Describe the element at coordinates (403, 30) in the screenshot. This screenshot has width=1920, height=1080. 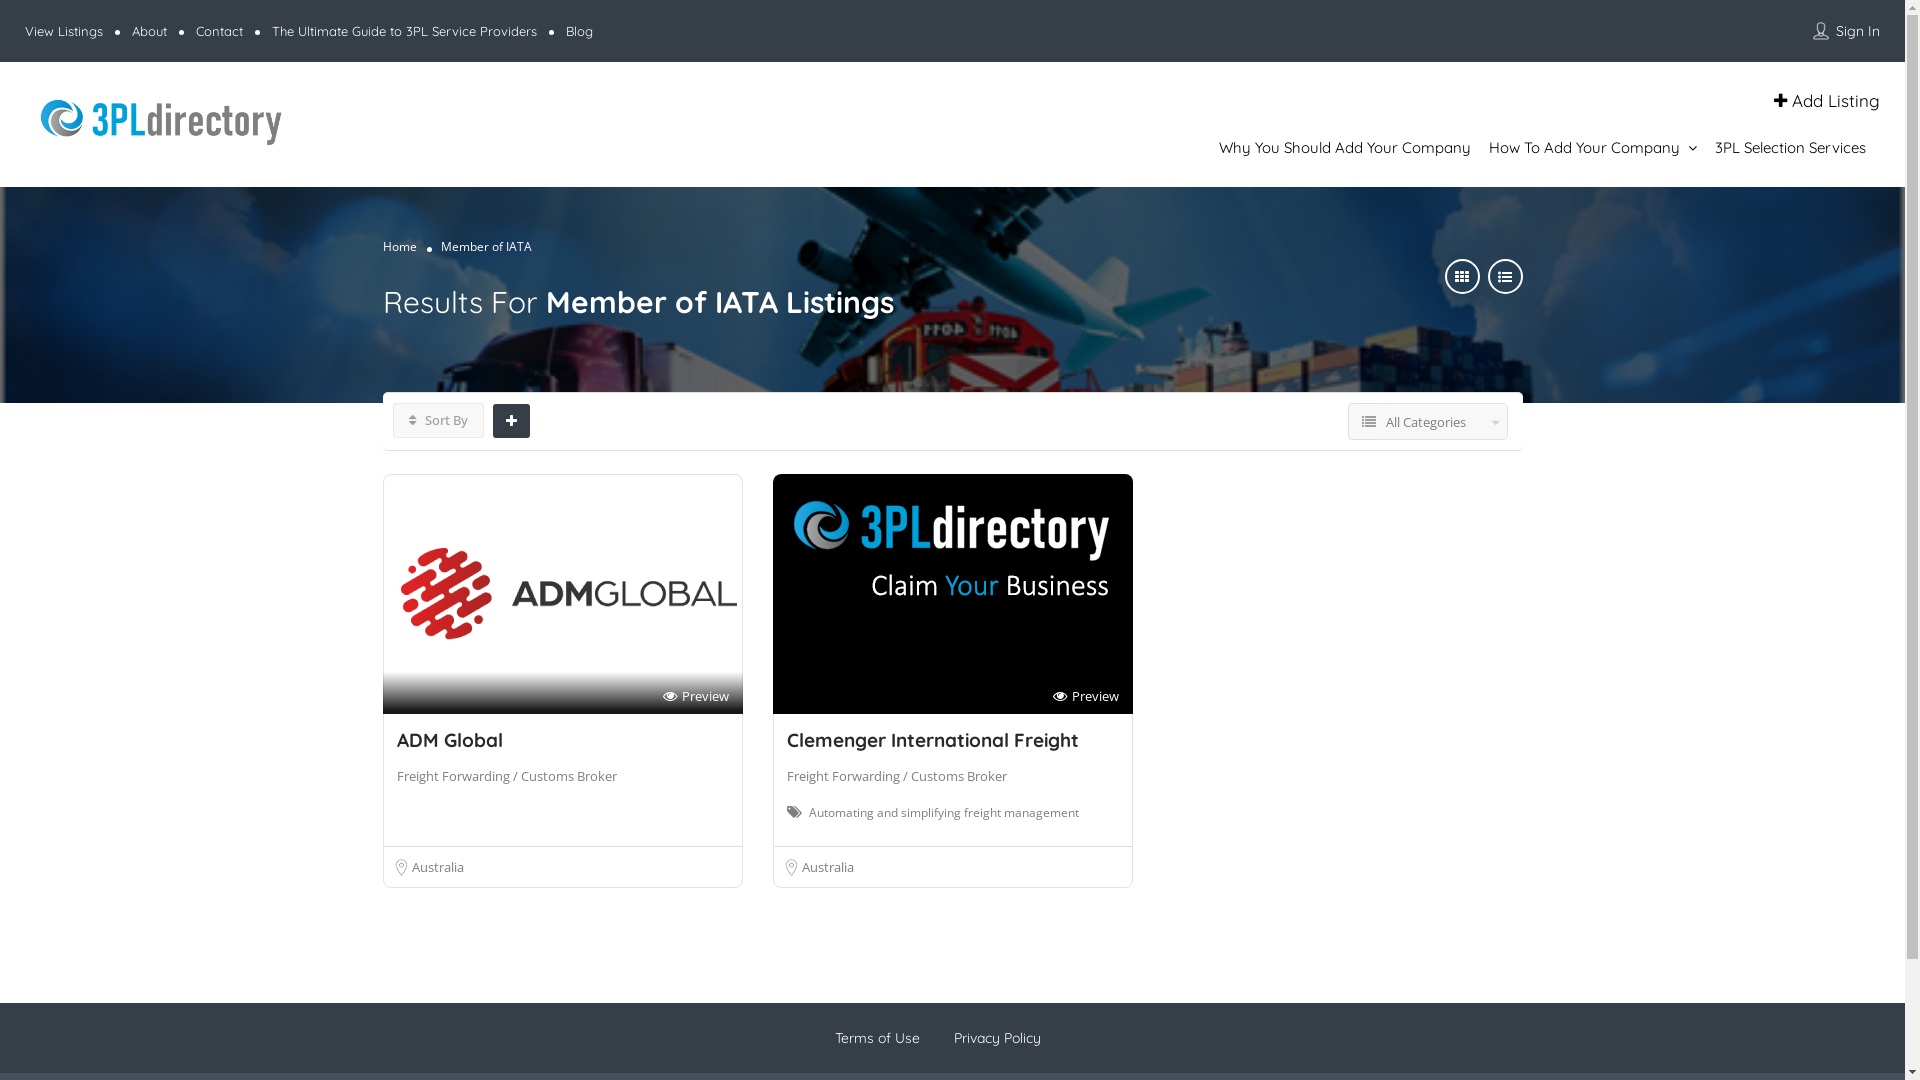
I see `'The Ultimate Guide to 3PL Service Providers'` at that location.